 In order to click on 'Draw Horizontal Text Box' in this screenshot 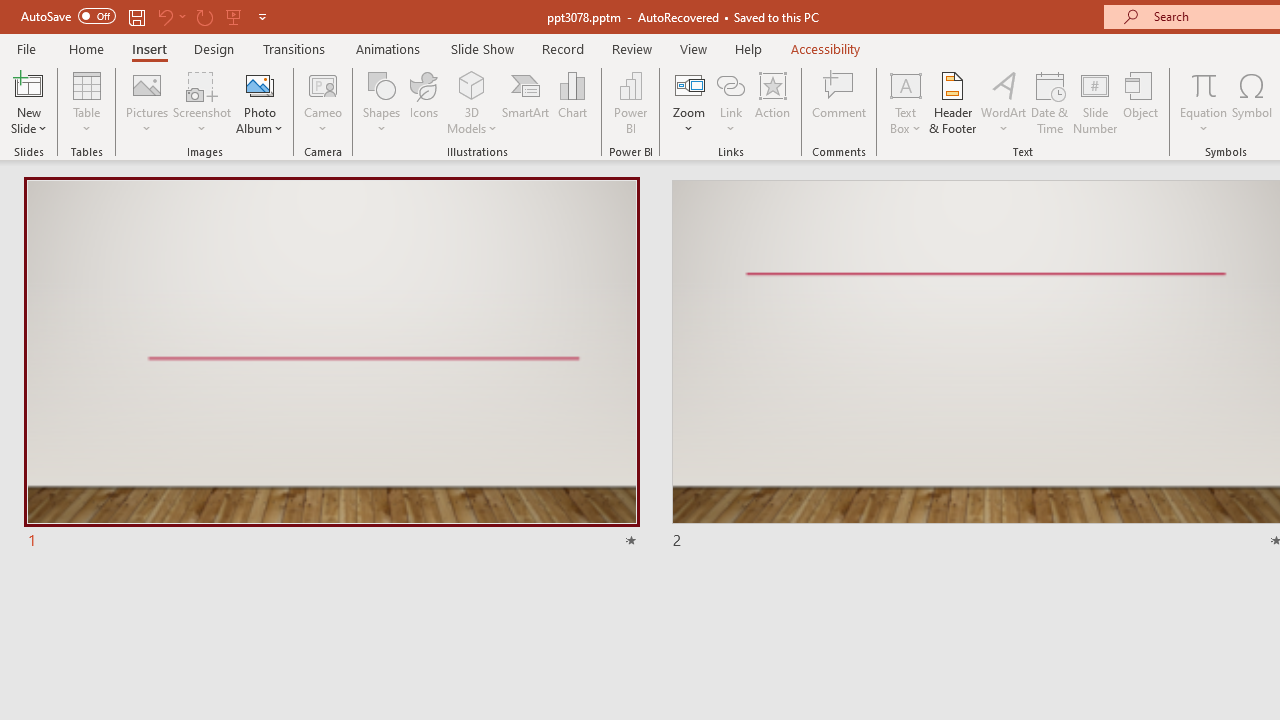, I will do `click(904, 84)`.